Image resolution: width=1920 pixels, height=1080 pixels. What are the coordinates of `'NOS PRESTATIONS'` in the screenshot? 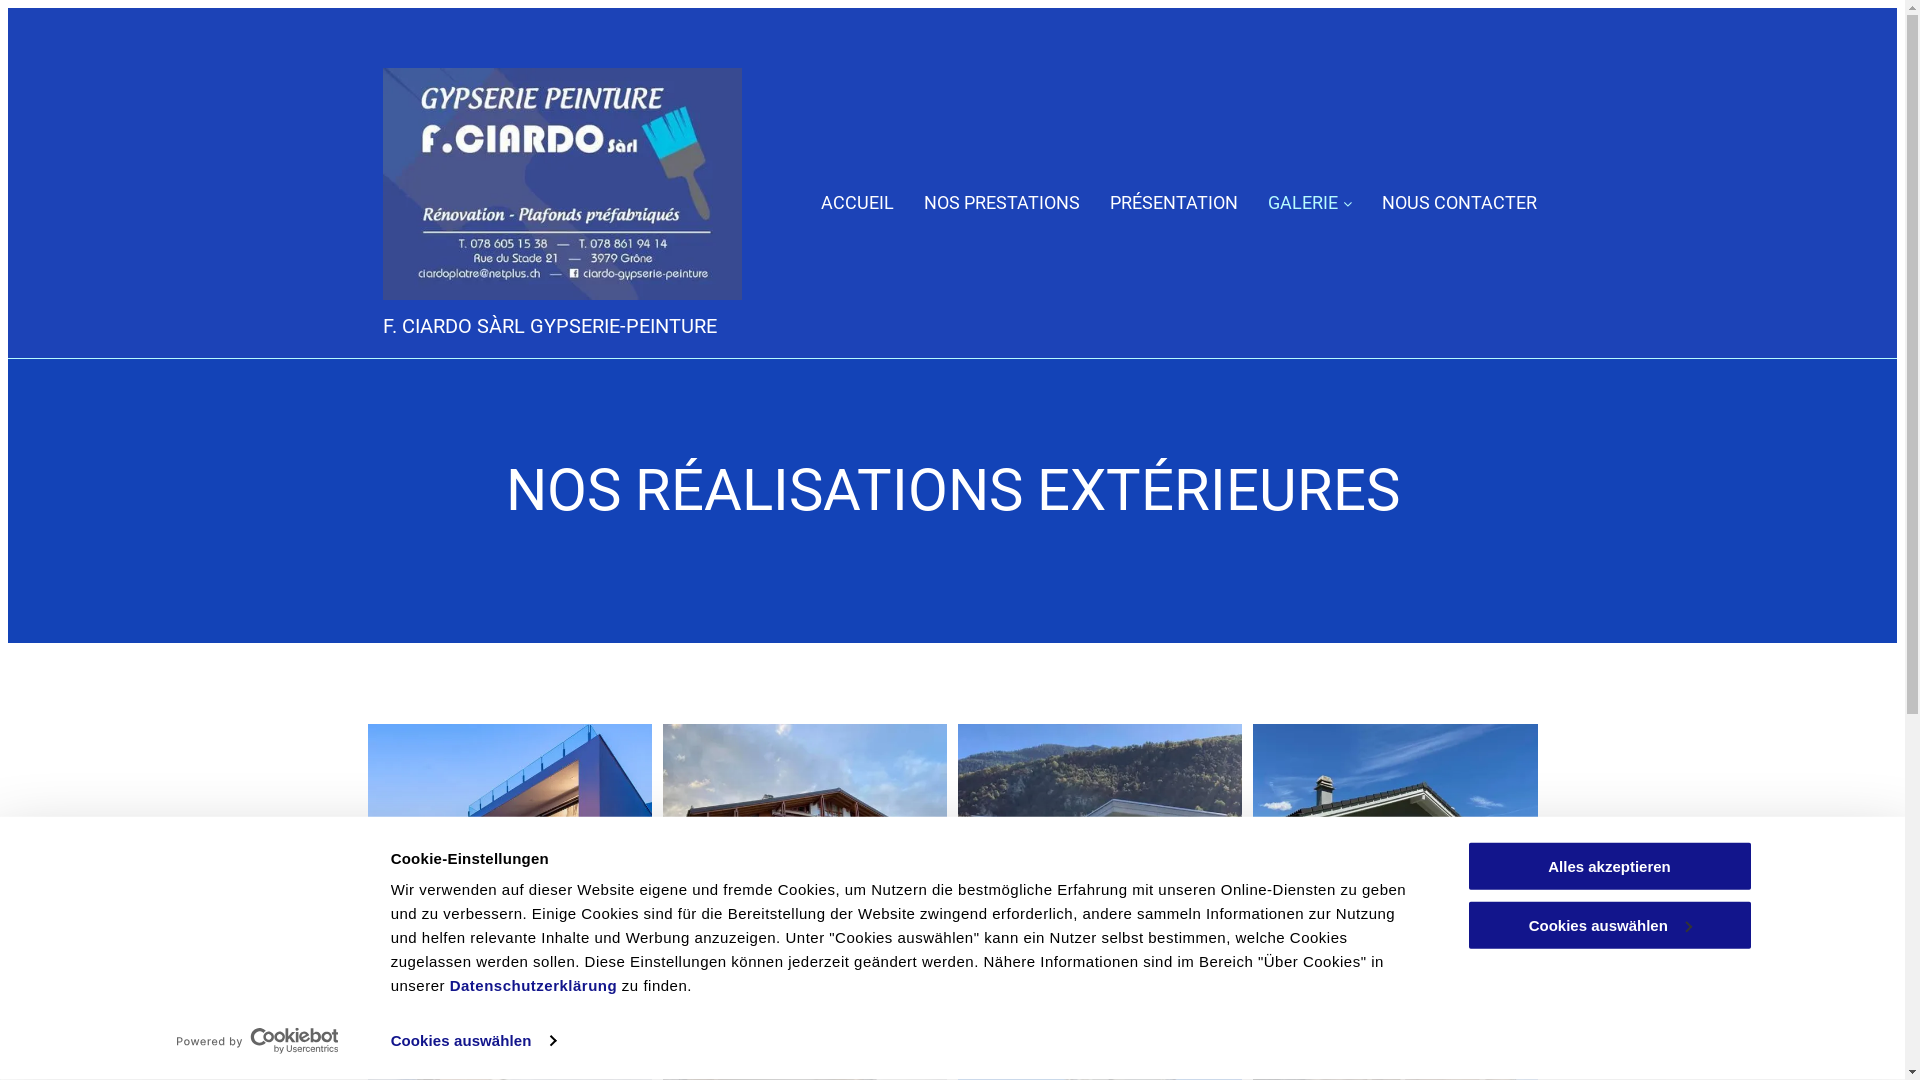 It's located at (1002, 203).